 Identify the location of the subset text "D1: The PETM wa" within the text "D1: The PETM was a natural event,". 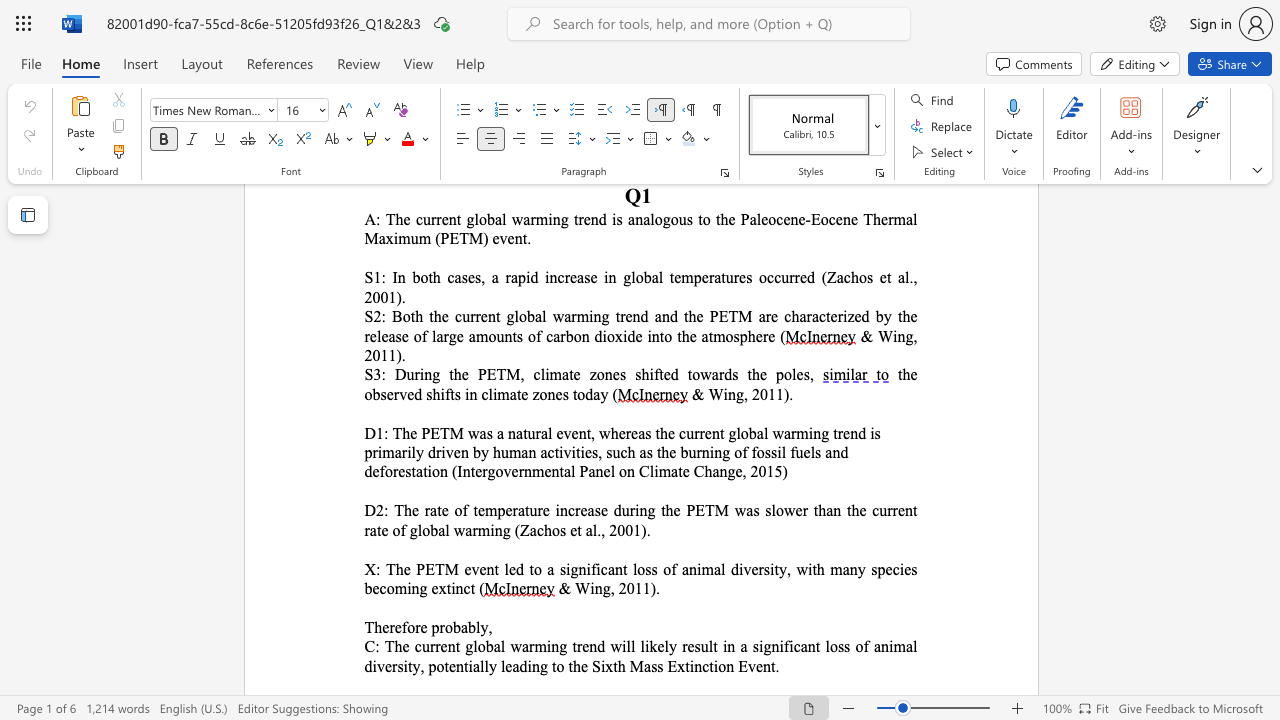
(364, 432).